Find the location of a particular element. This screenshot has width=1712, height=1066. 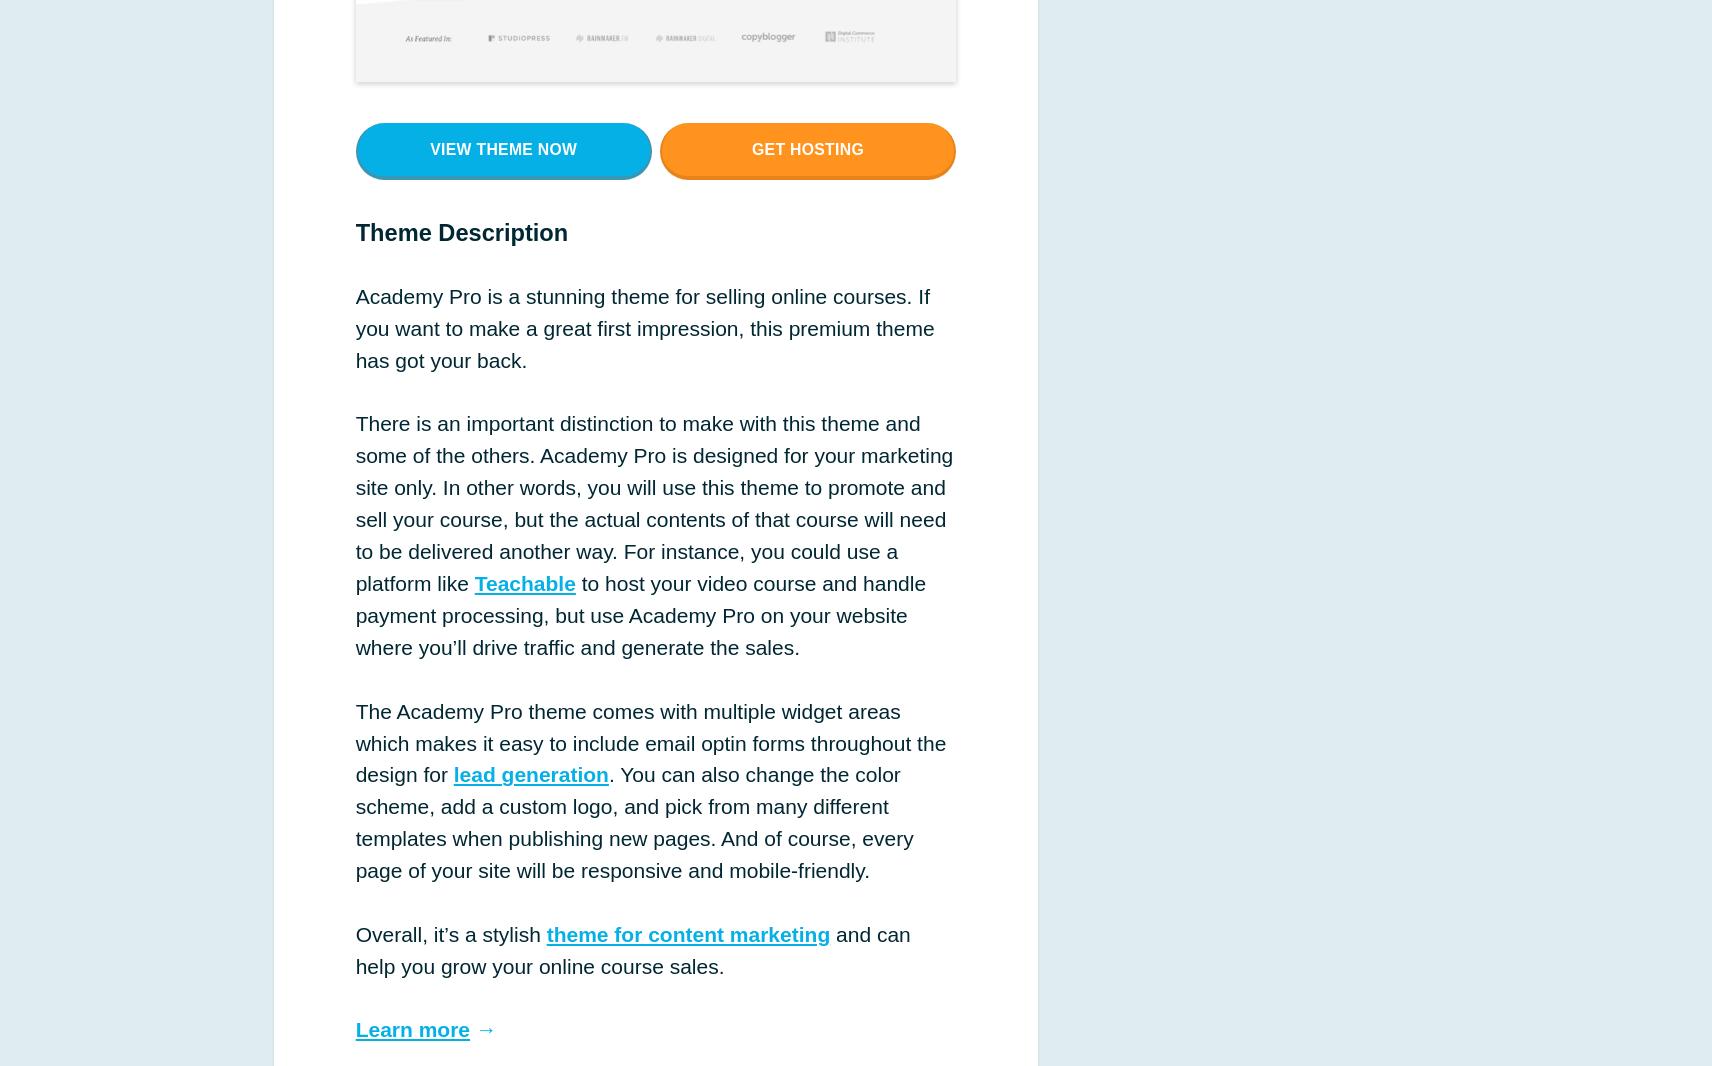

'Academy Pro is a stunning theme for selling online courses. If you want to make a great first impression, this premium theme has got your back.' is located at coordinates (355, 327).